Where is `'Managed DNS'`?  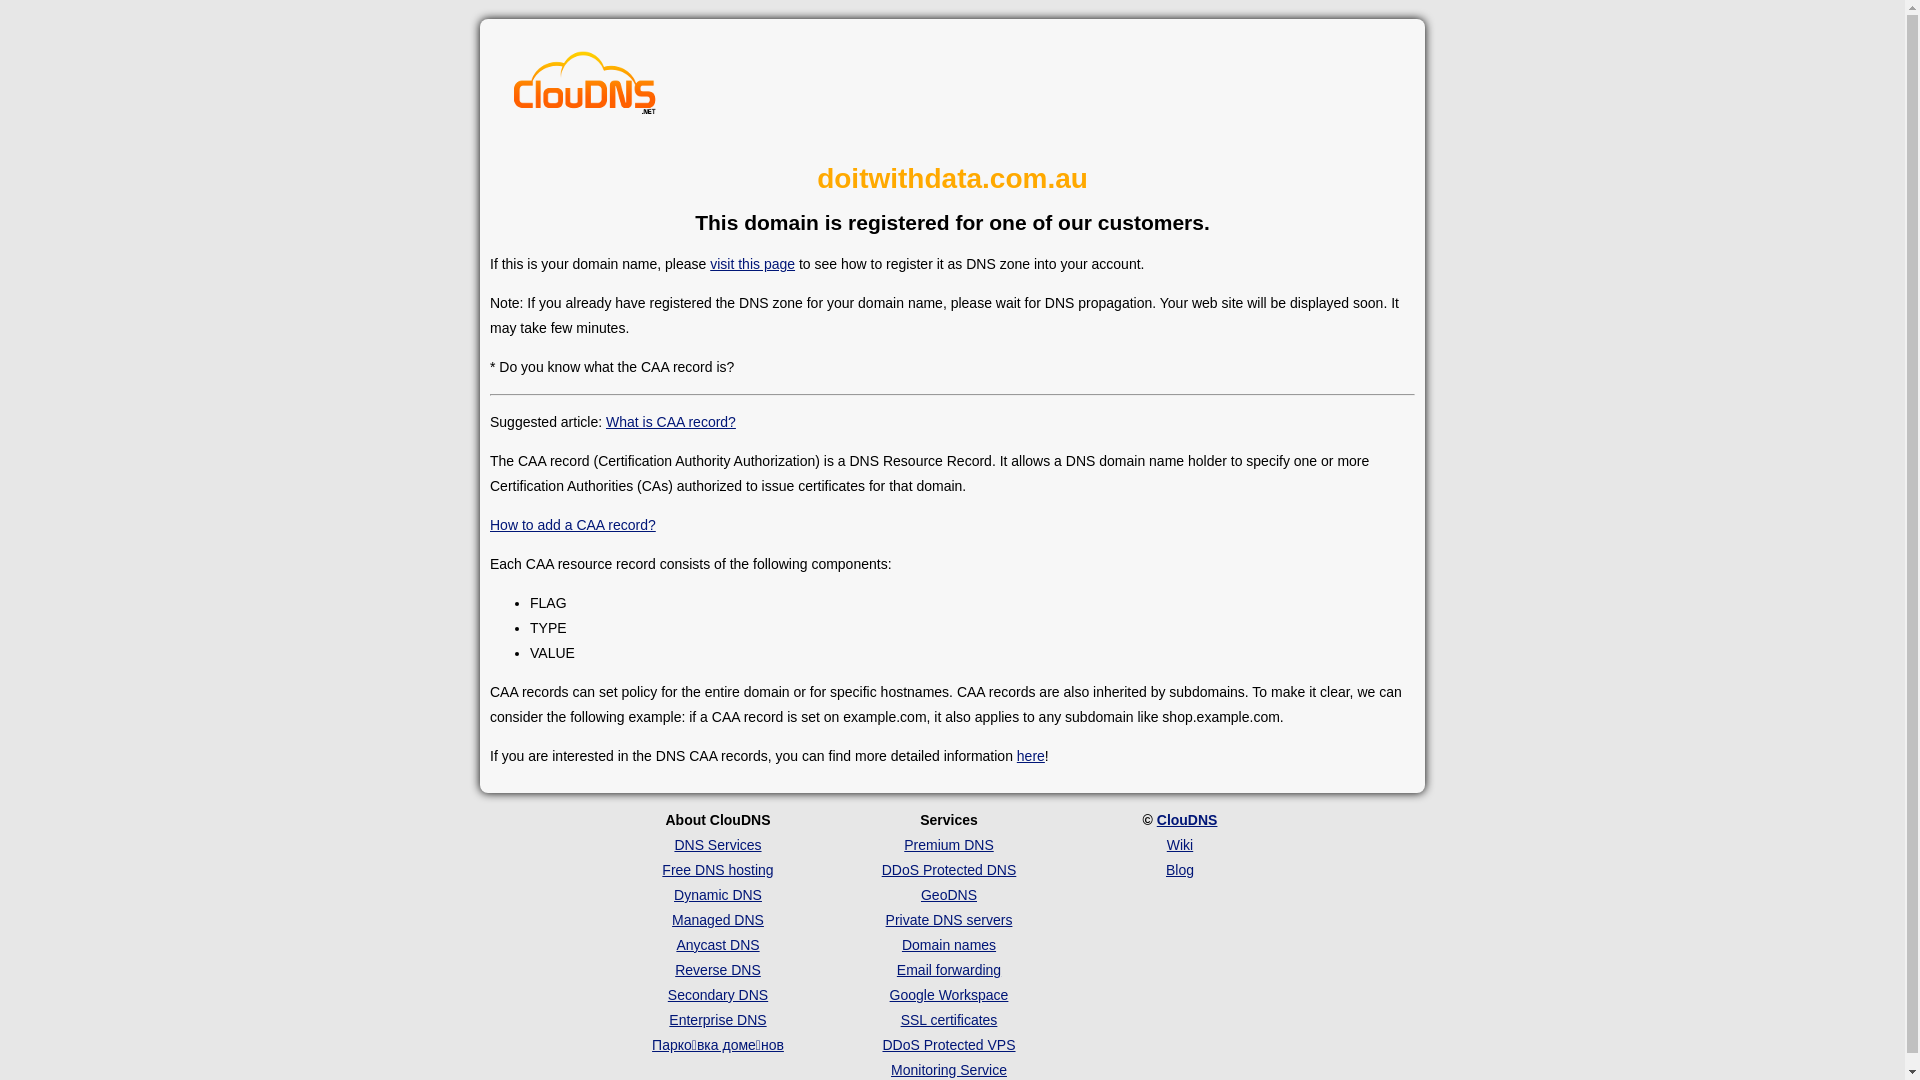
'Managed DNS' is located at coordinates (672, 920).